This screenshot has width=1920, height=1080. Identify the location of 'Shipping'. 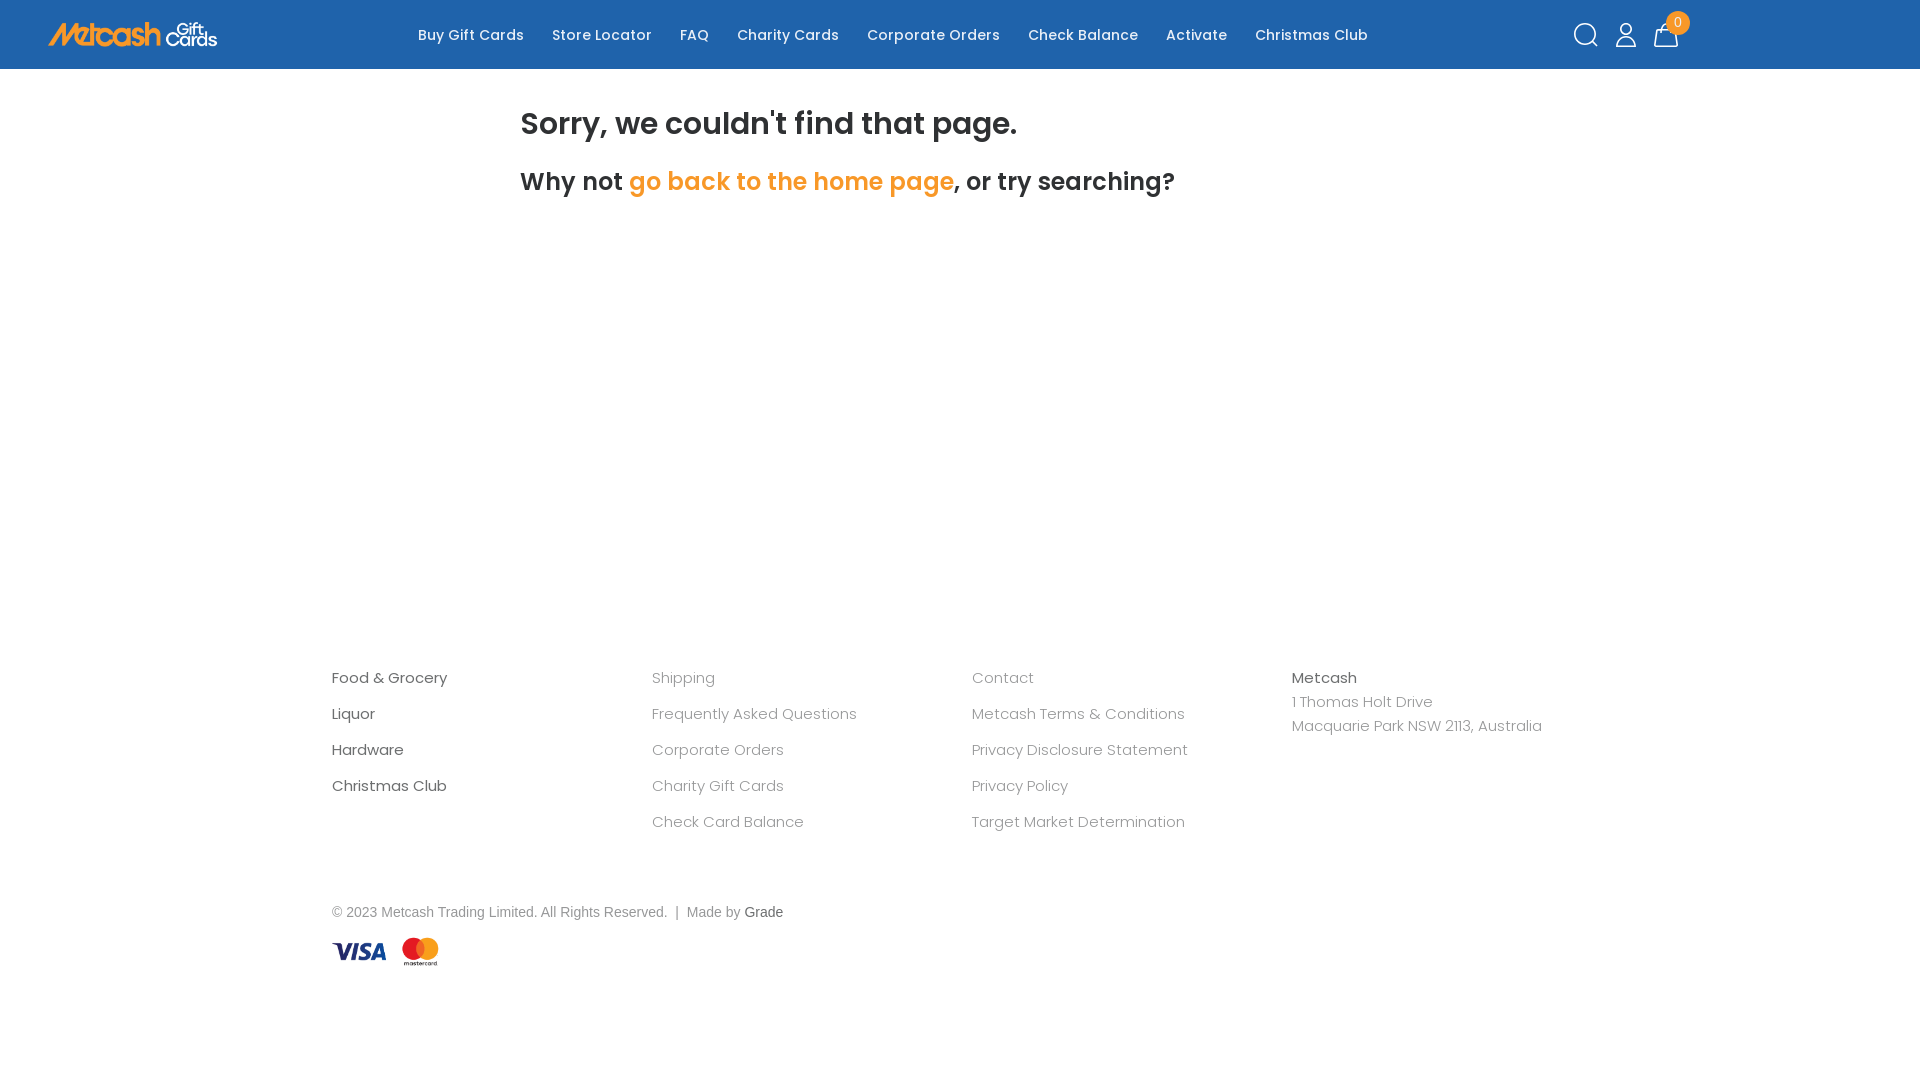
(683, 676).